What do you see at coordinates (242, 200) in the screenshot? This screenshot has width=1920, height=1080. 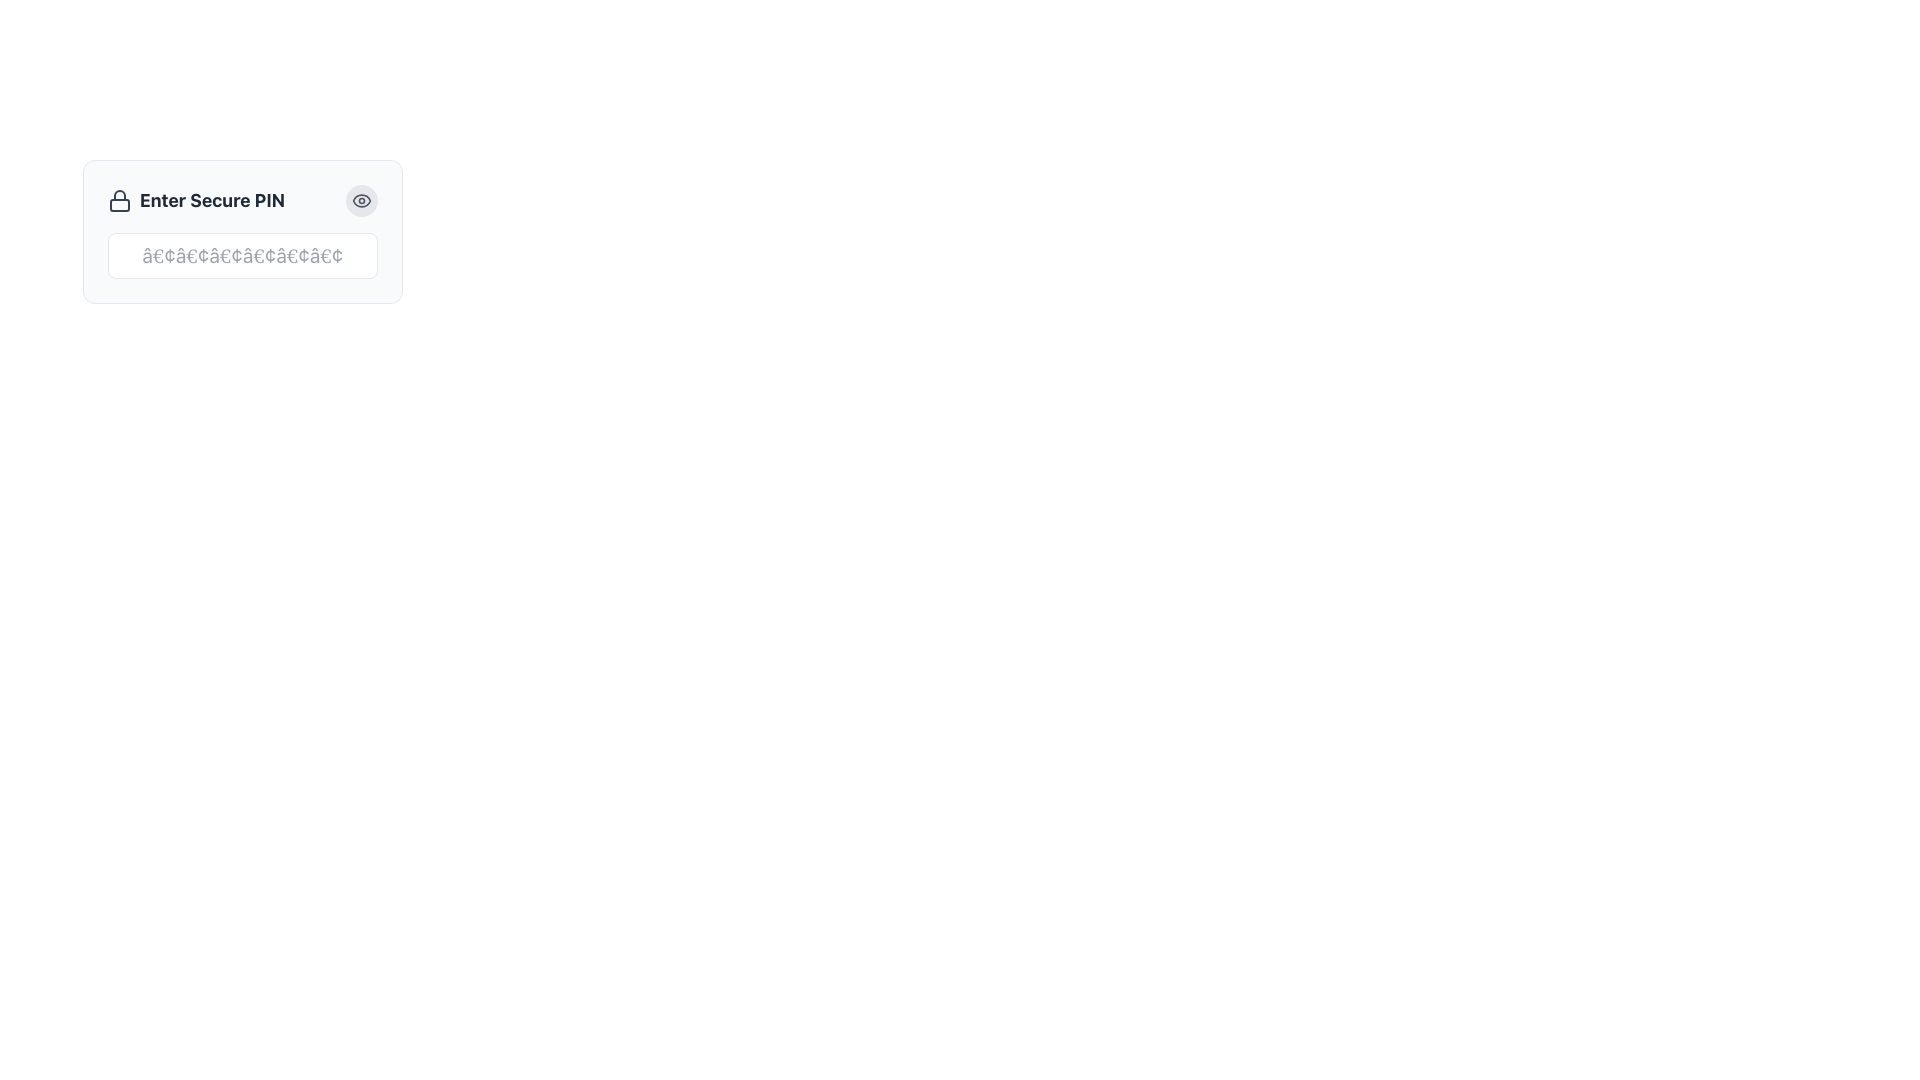 I see `the 'Enter Secure PIN' label with lock and eye icons to highlight accessible information` at bounding box center [242, 200].